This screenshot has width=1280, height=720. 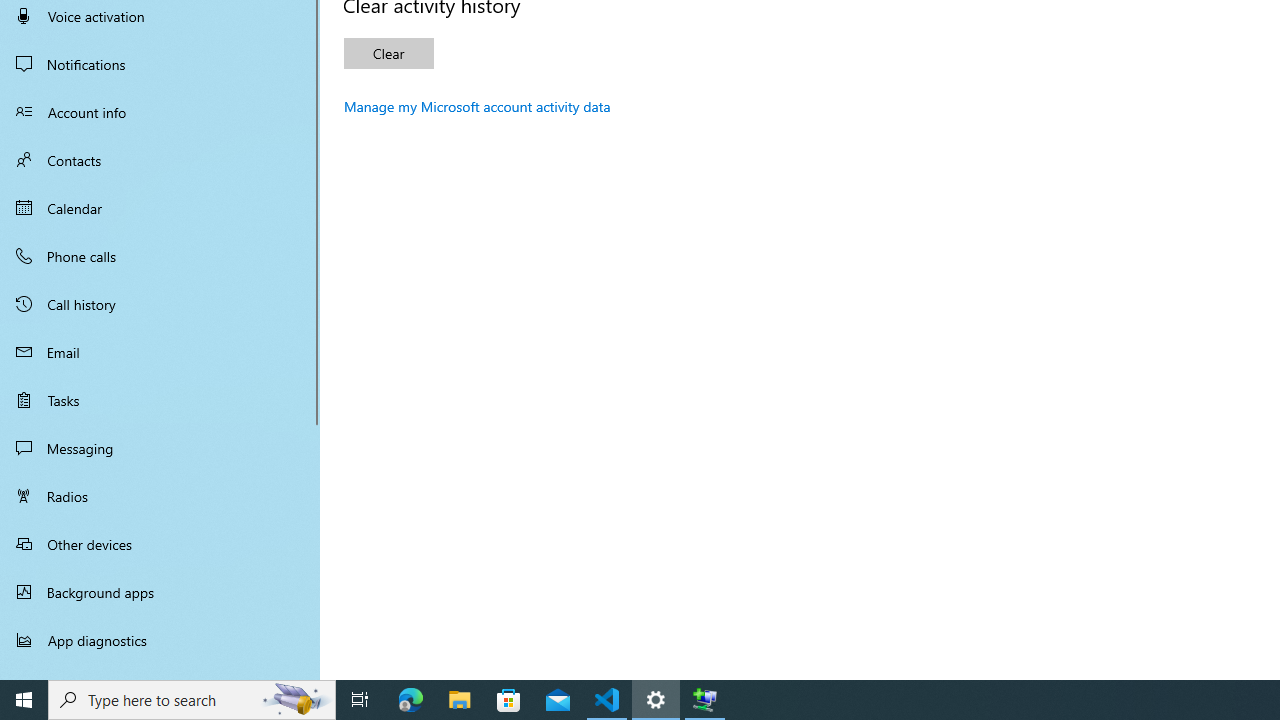 What do you see at coordinates (160, 63) in the screenshot?
I see `'Notifications'` at bounding box center [160, 63].